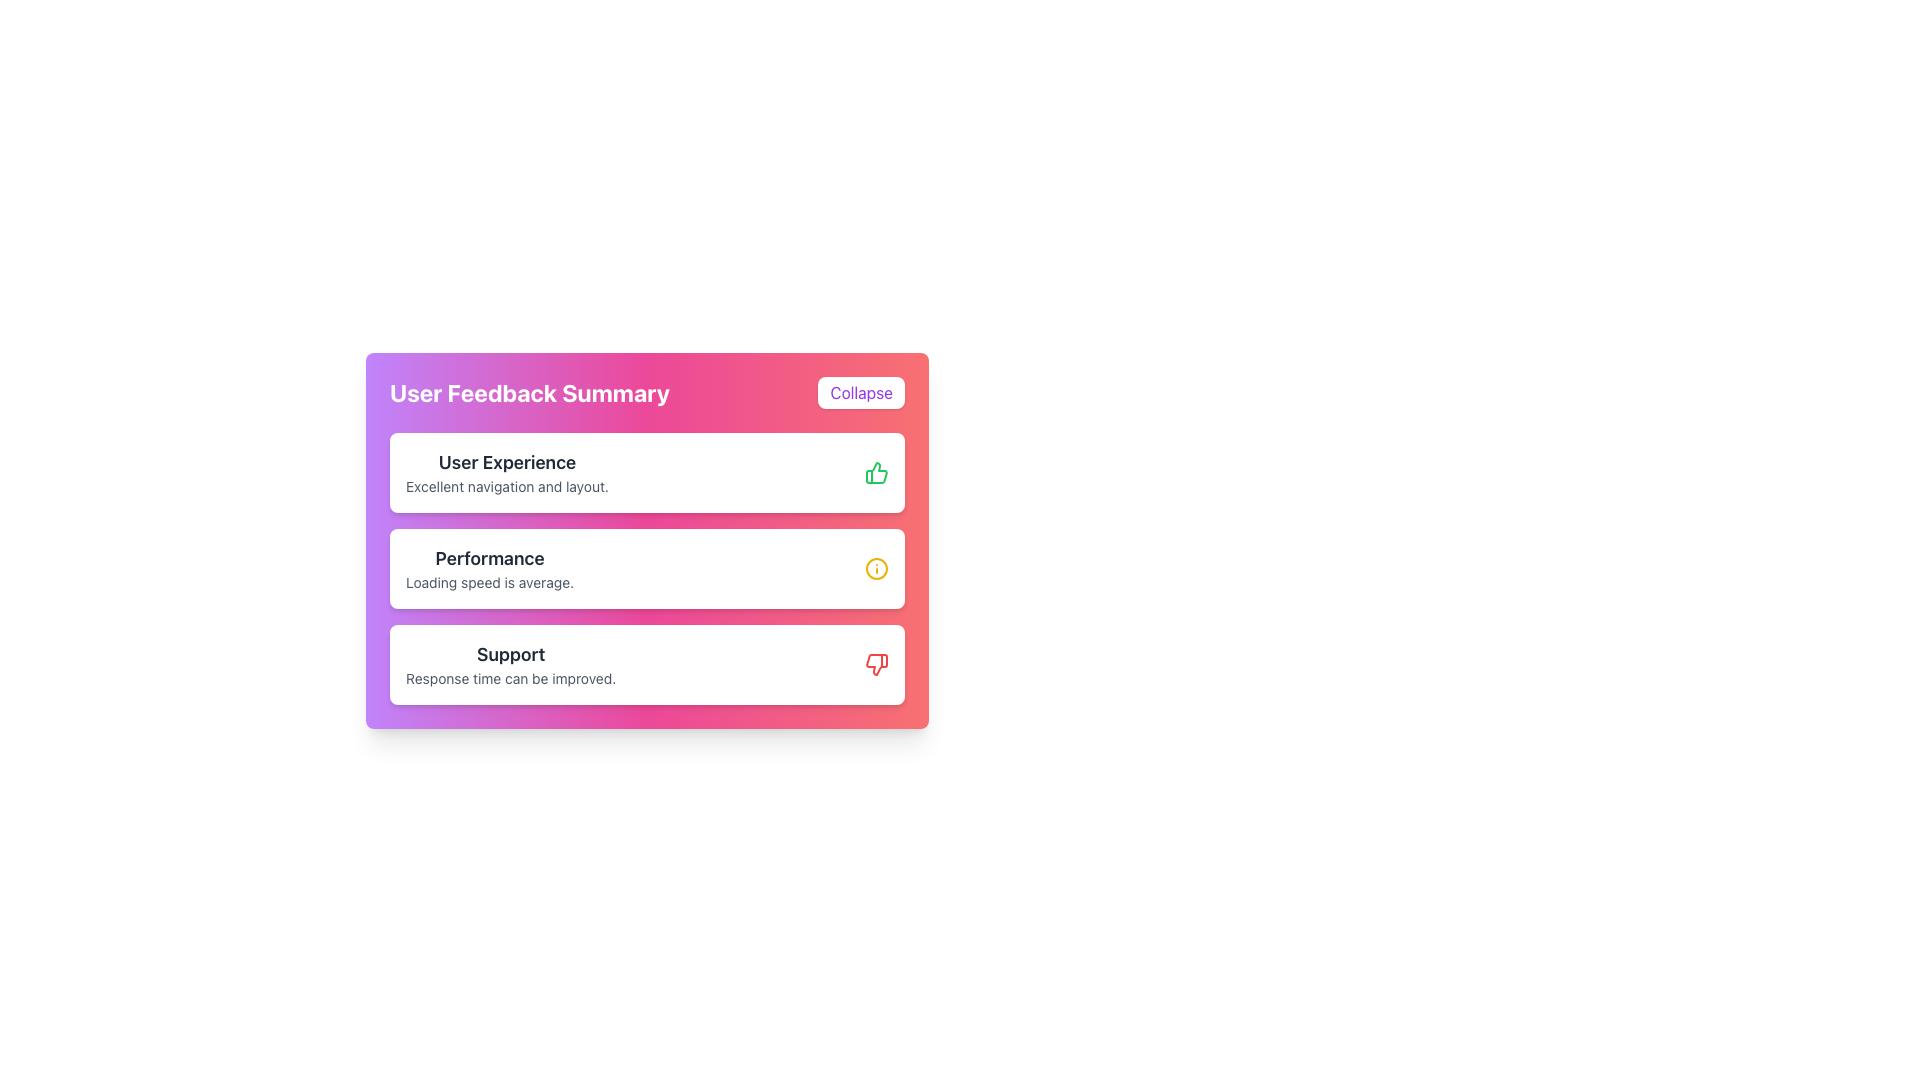 The height and width of the screenshot is (1080, 1920). Describe the element at coordinates (490, 569) in the screenshot. I see `the 'Performance' text in the Information Card` at that location.